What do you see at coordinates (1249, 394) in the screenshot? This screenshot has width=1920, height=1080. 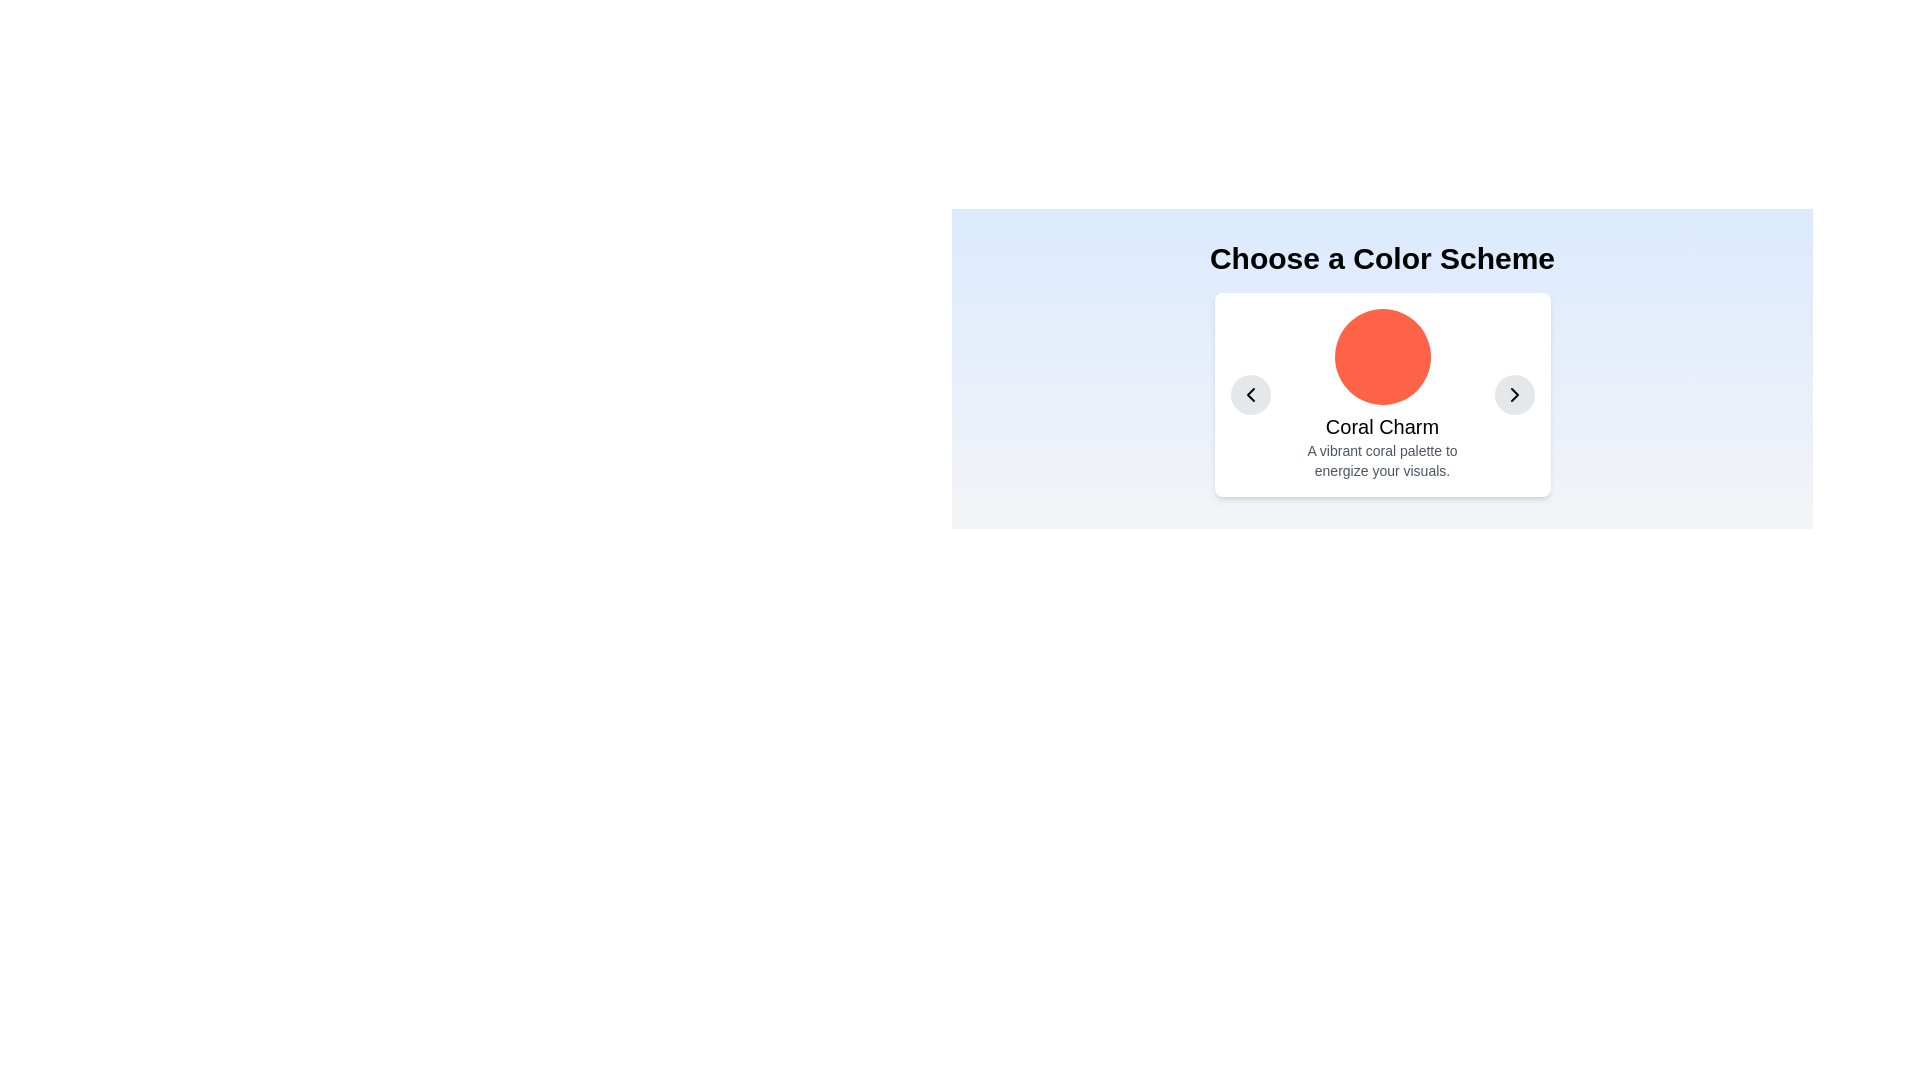 I see `the button located to the left of the circular orange area within the 'Coral Charm' card` at bounding box center [1249, 394].